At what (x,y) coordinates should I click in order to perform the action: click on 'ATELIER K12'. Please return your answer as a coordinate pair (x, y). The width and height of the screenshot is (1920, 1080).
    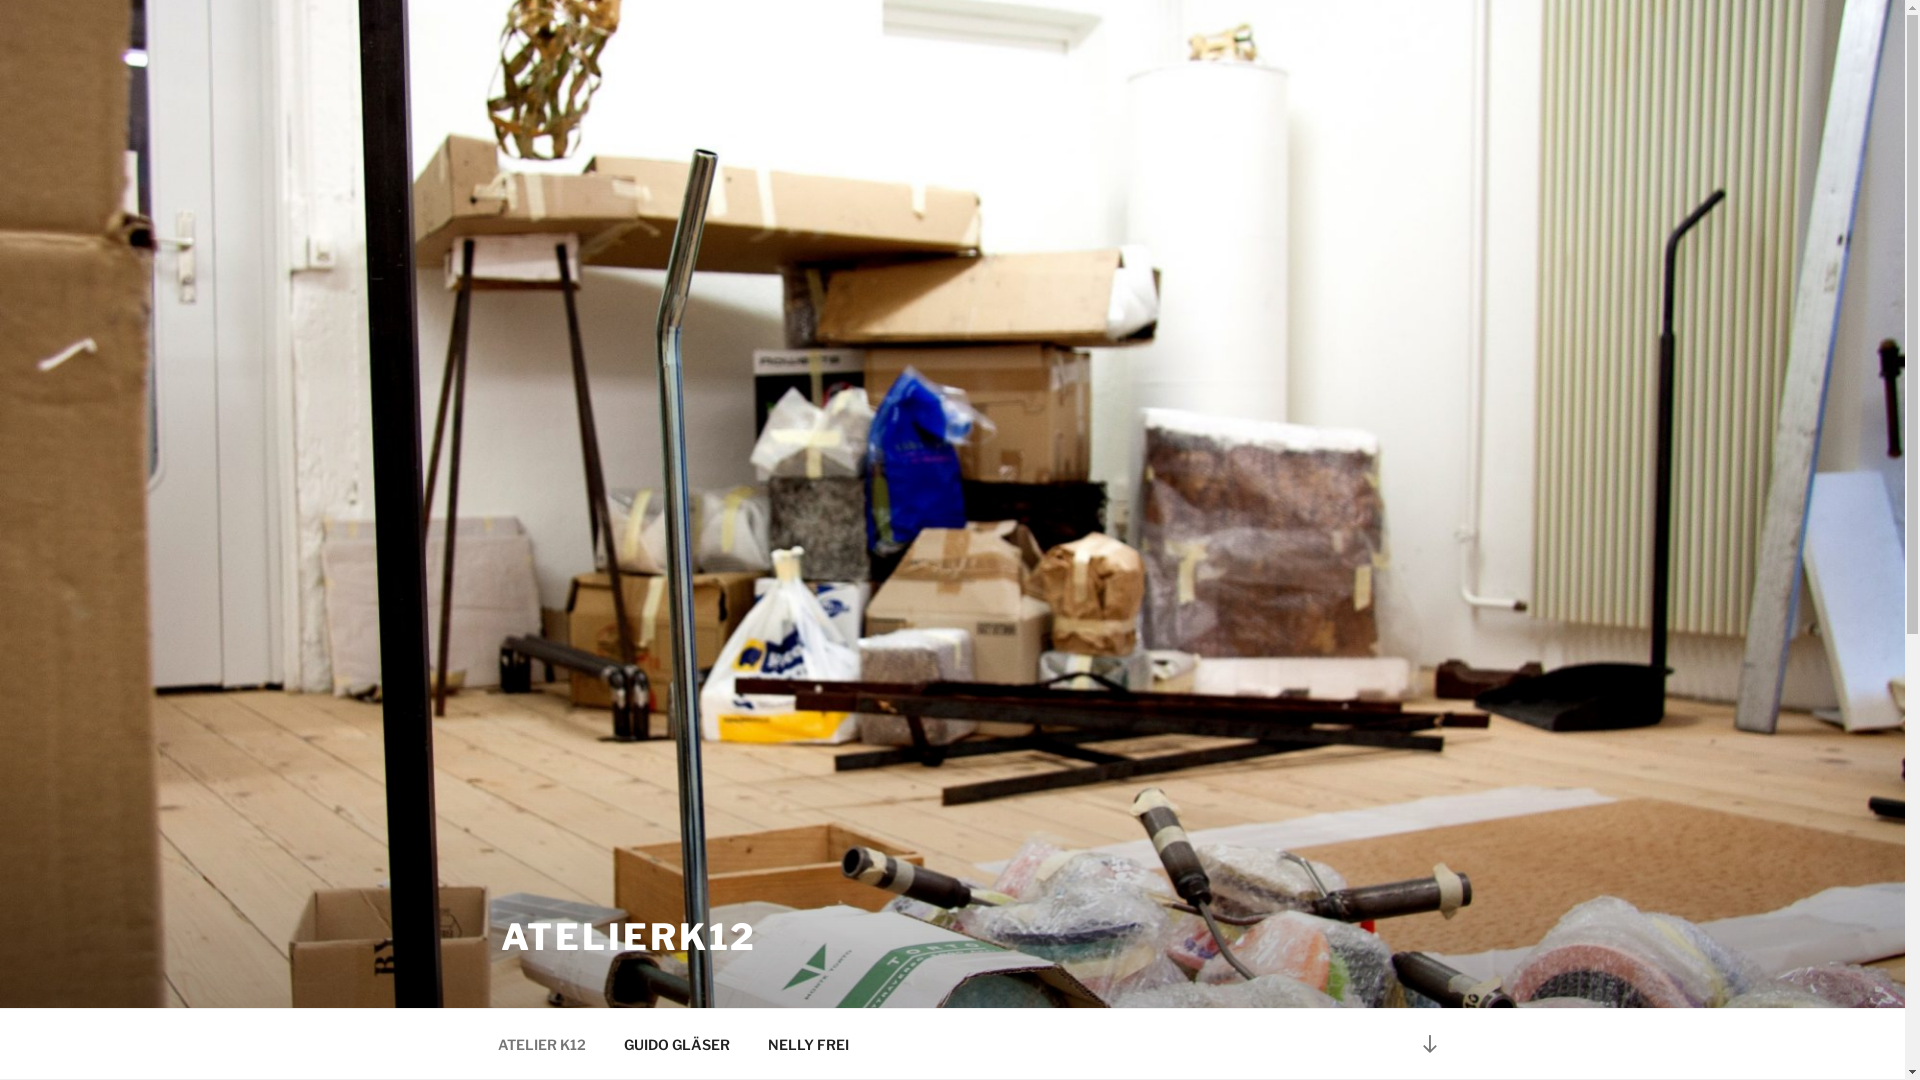
    Looking at the image, I should click on (541, 1043).